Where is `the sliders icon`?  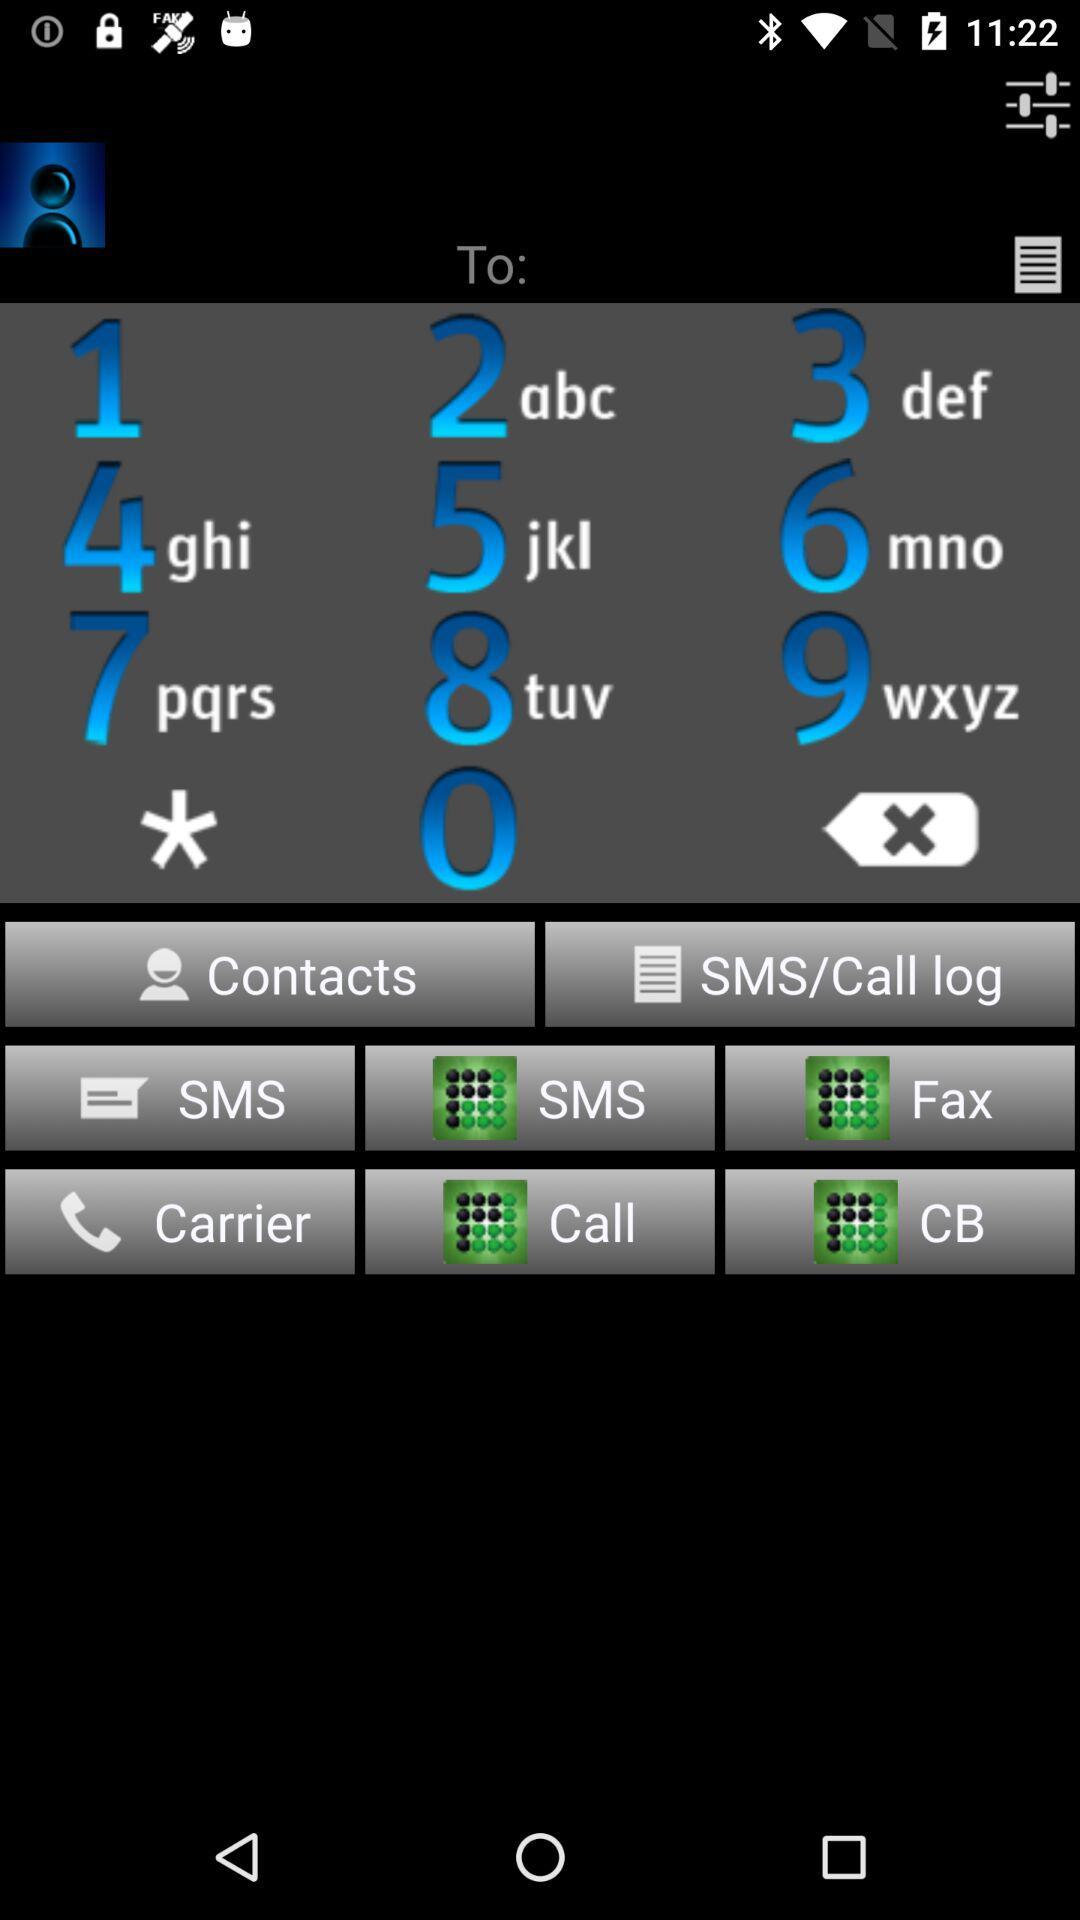 the sliders icon is located at coordinates (898, 378).